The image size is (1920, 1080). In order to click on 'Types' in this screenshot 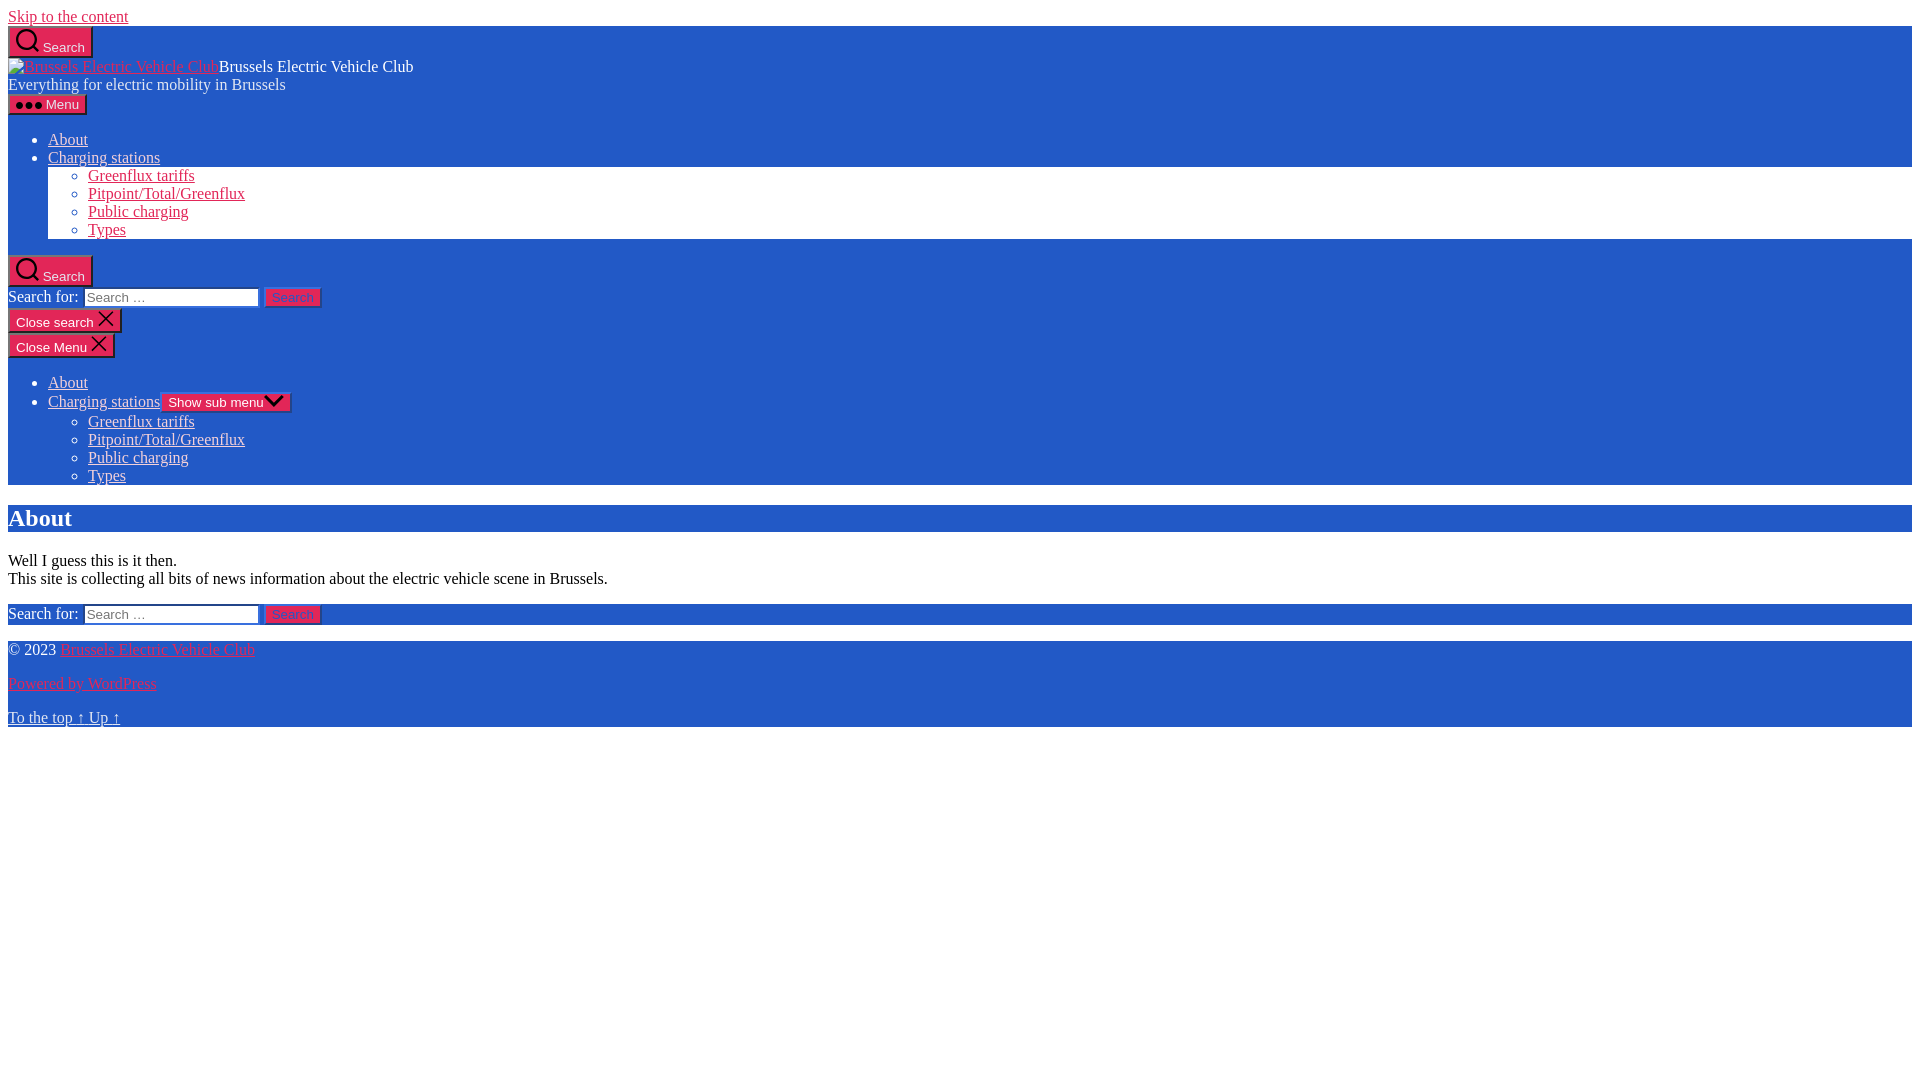, I will do `click(86, 475)`.